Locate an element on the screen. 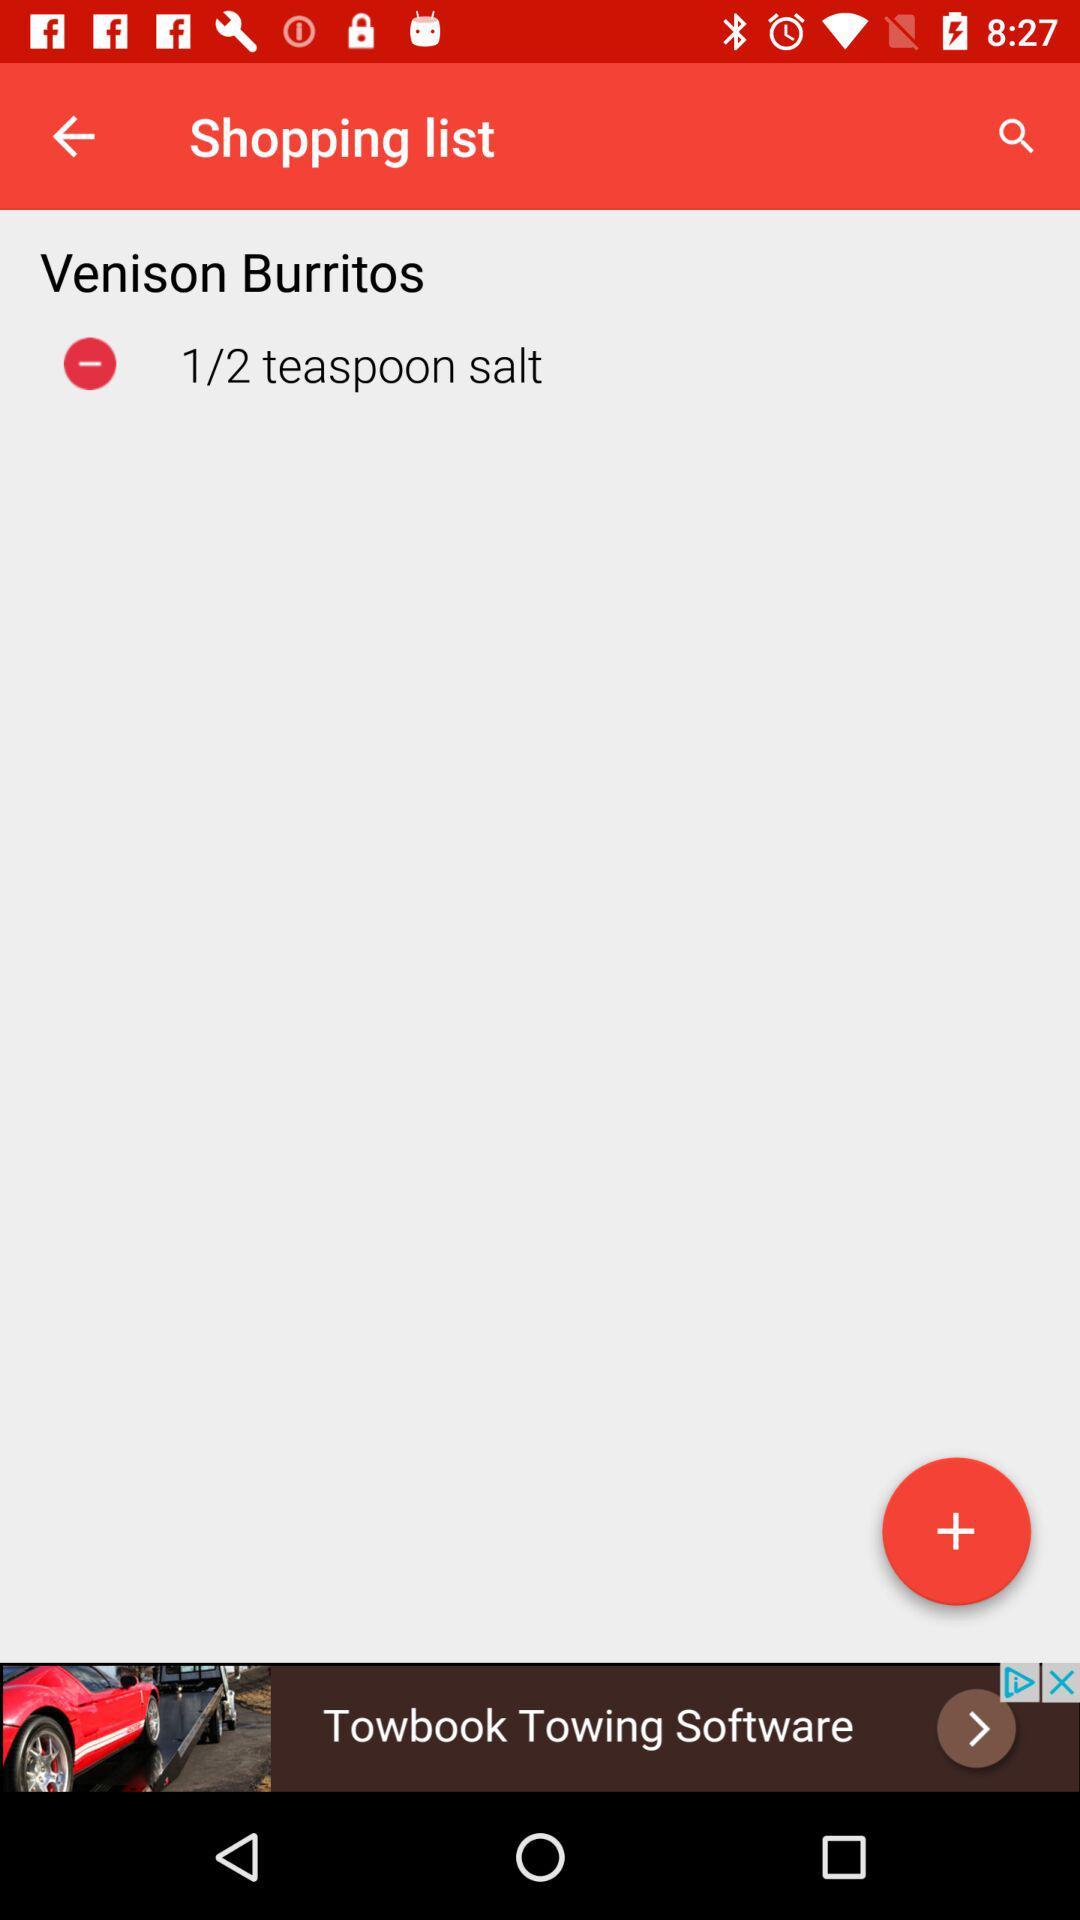 This screenshot has height=1920, width=1080. the add option at the bottom right of the page is located at coordinates (955, 1538).